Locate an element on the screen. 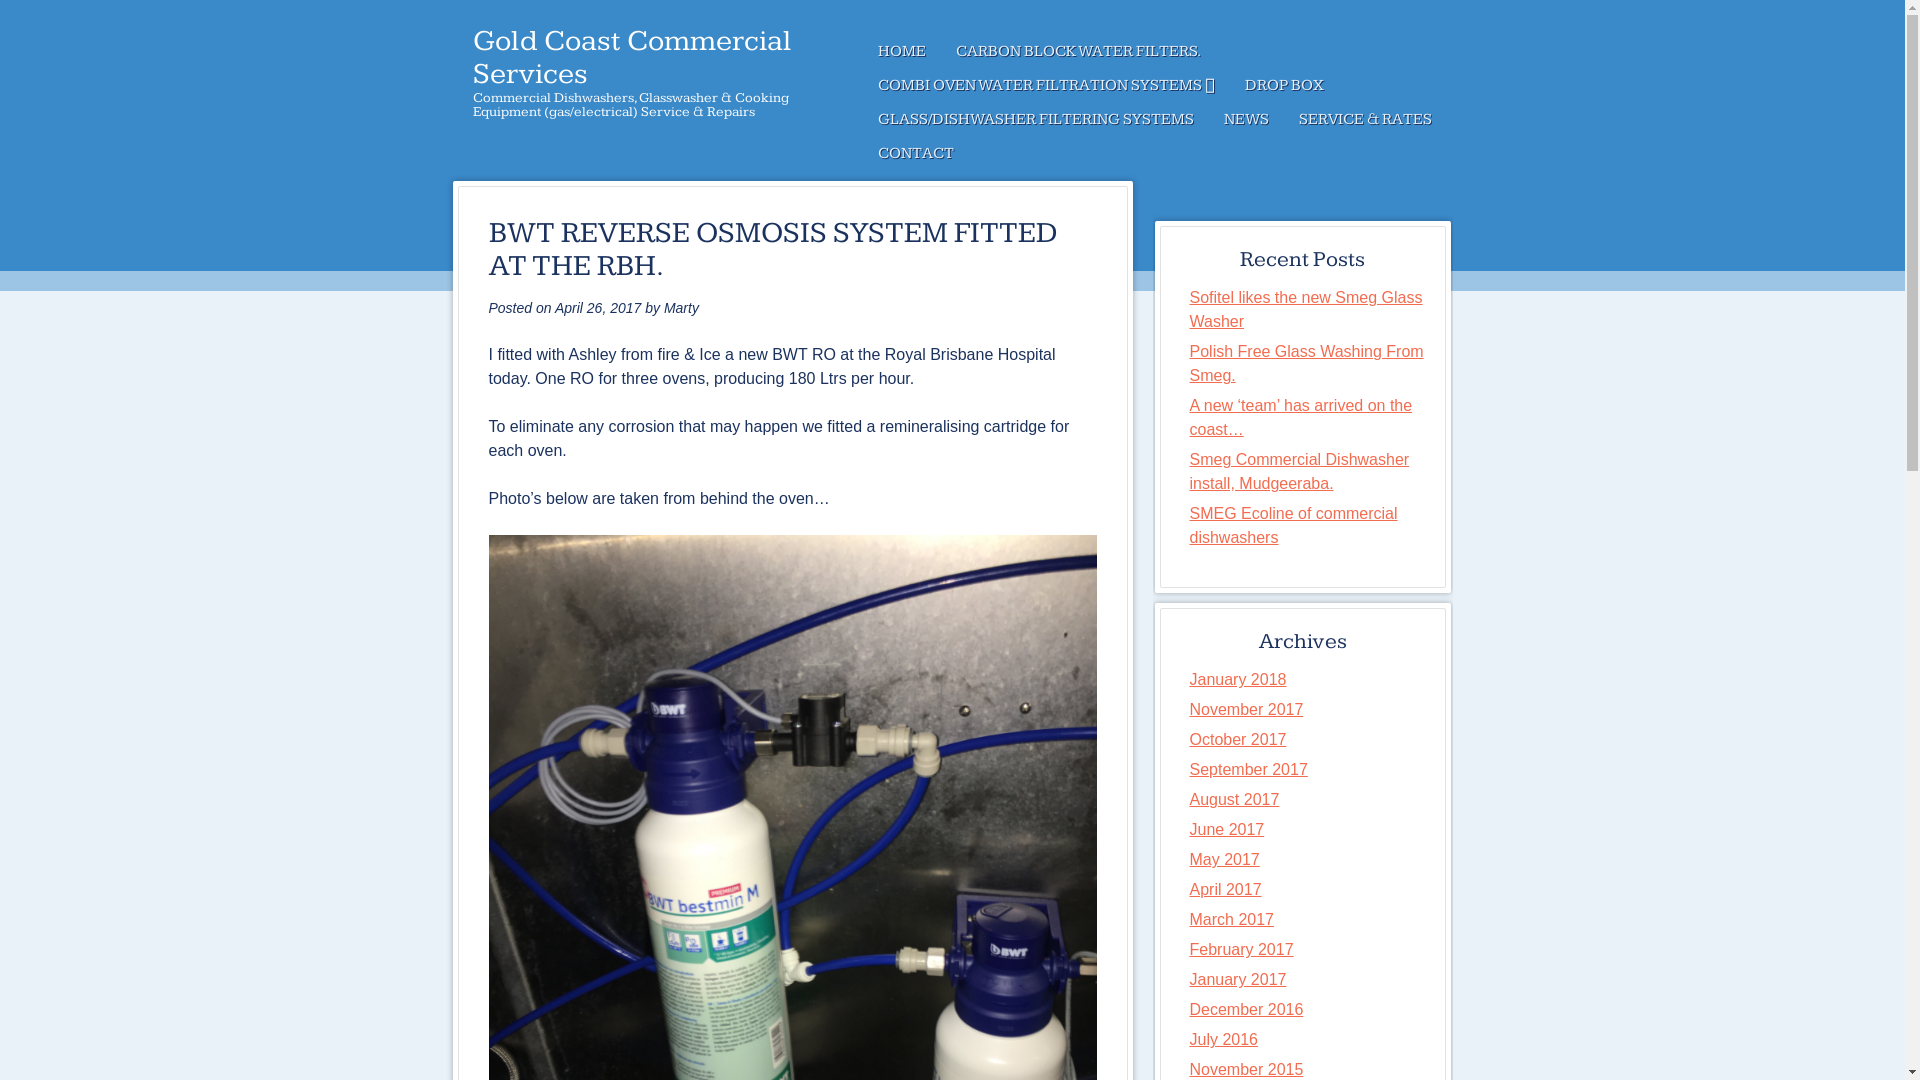 This screenshot has height=1080, width=1920. 'SKIP TO CONTENT' is located at coordinates (862, 50).